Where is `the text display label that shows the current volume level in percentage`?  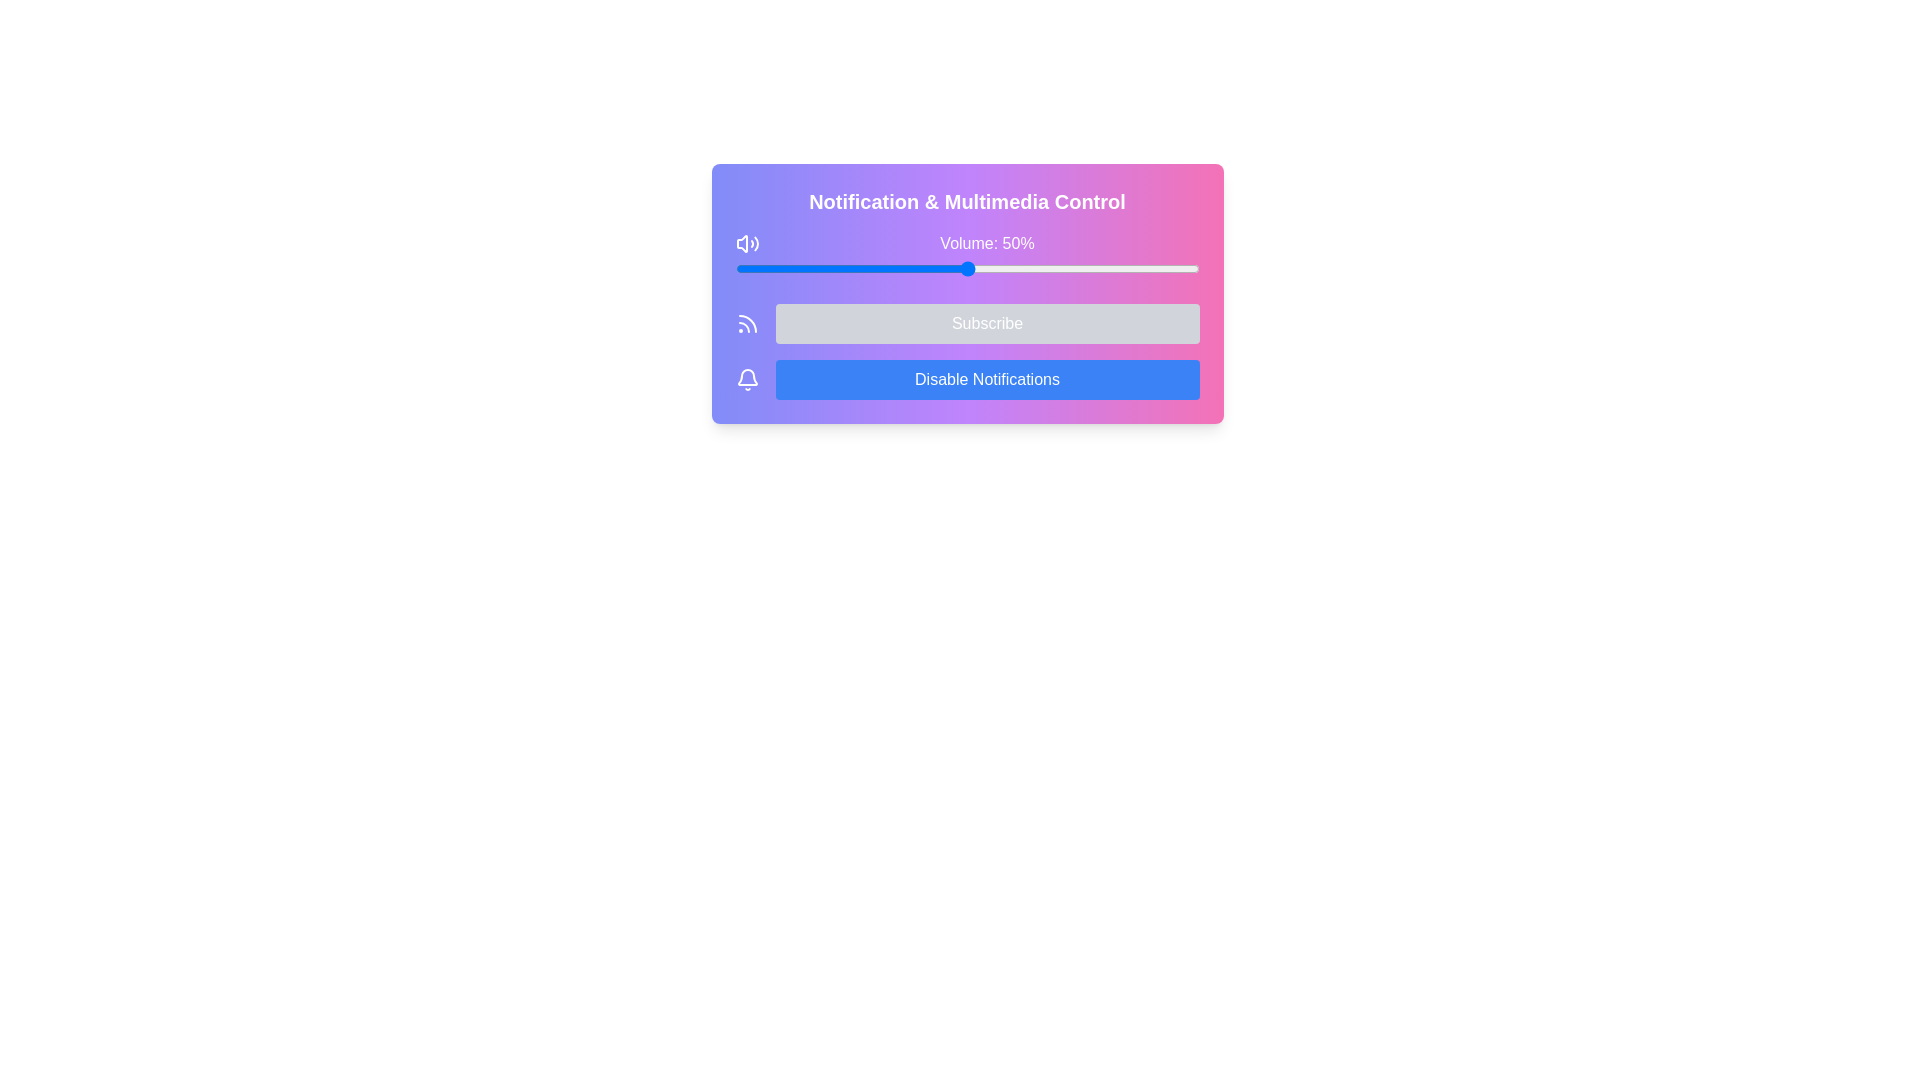 the text display label that shows the current volume level in percentage is located at coordinates (967, 242).